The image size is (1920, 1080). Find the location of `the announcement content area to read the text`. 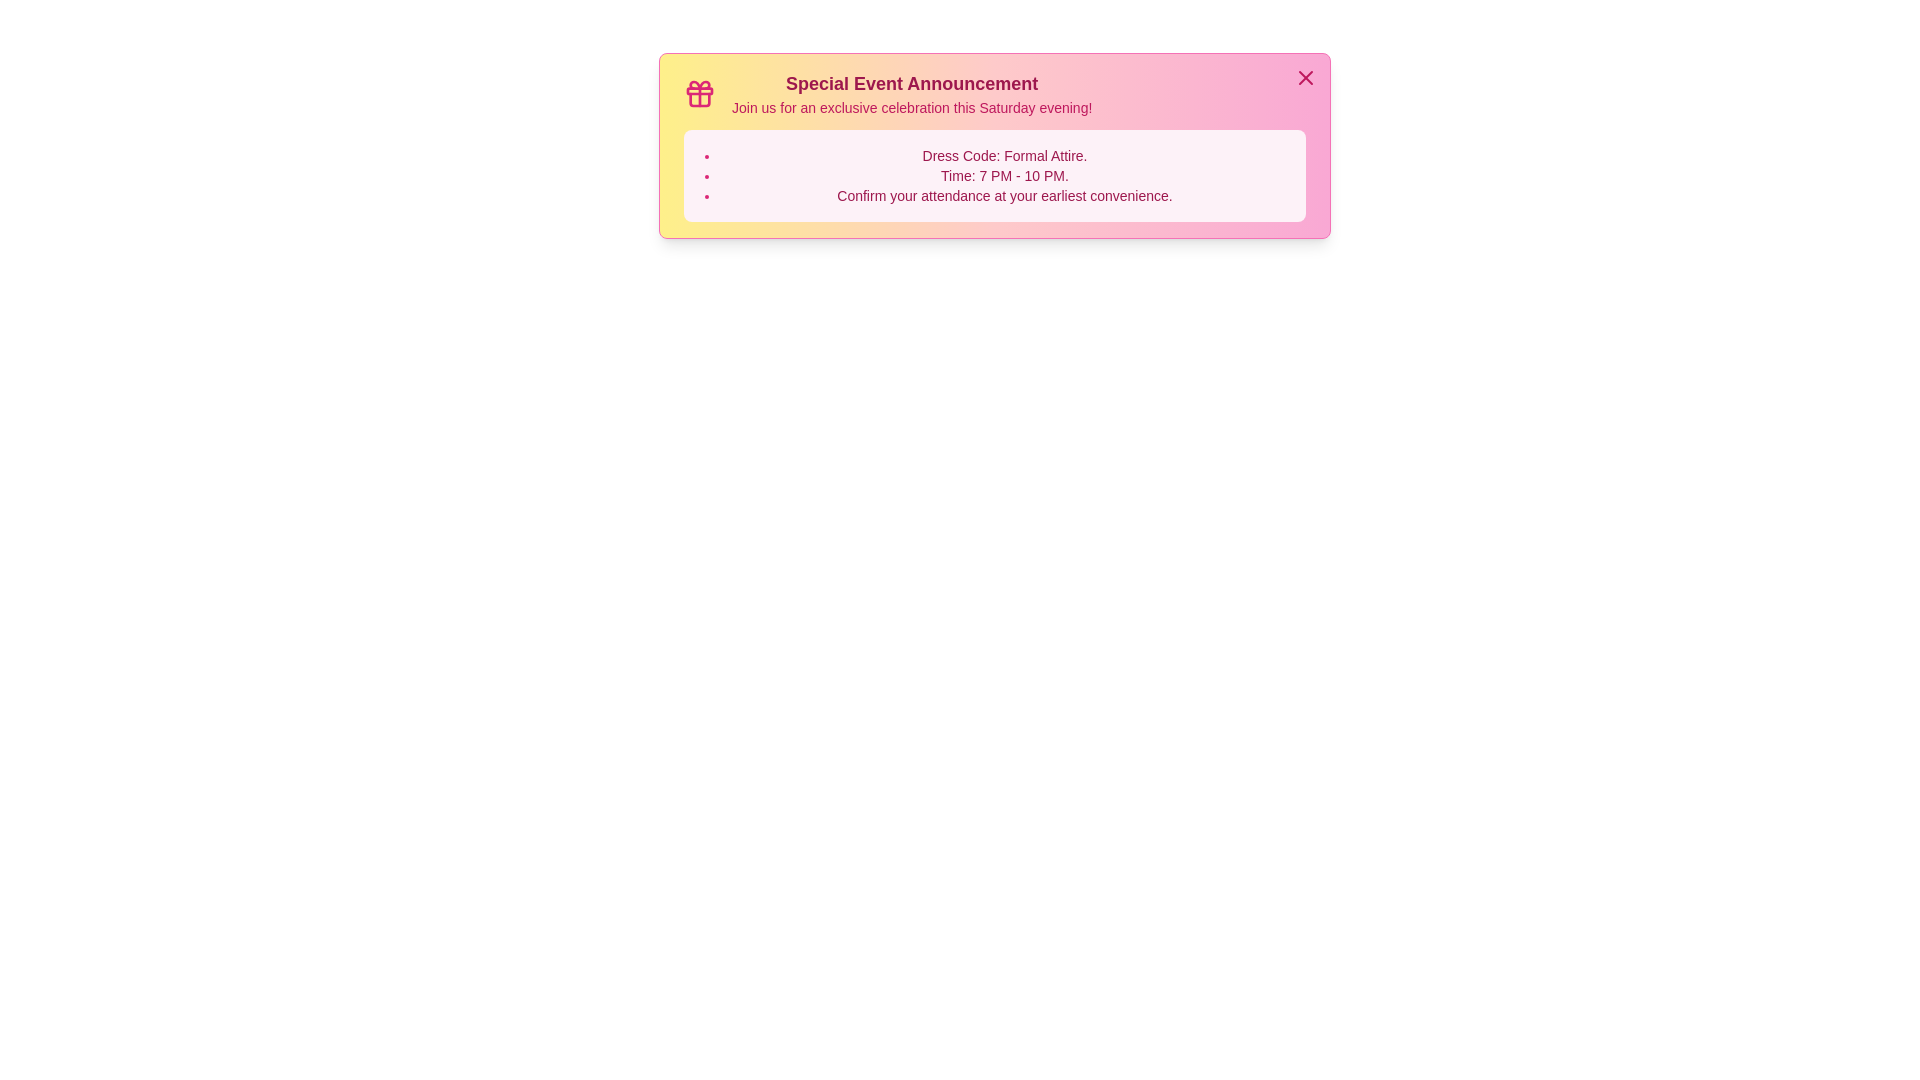

the announcement content area to read the text is located at coordinates (994, 145).